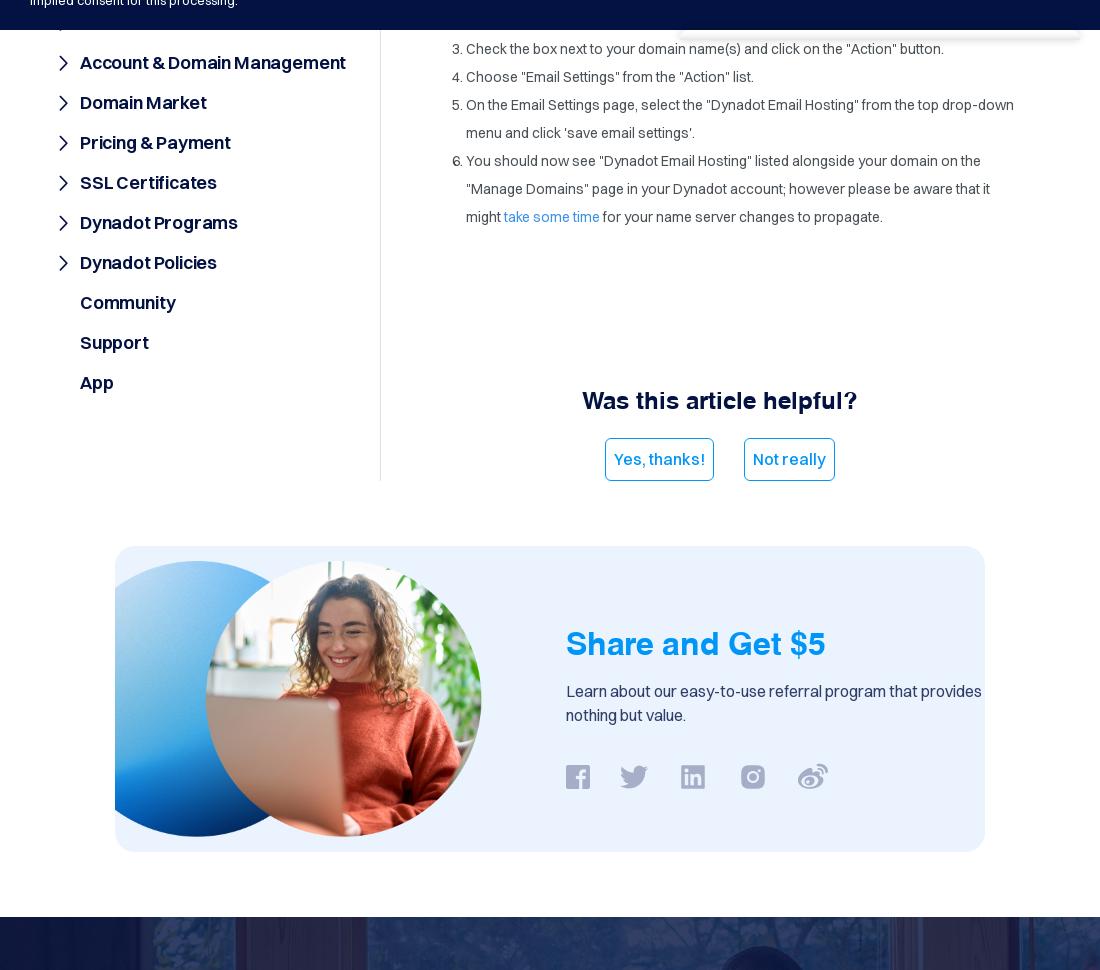 The height and width of the screenshot is (970, 1100). Describe the element at coordinates (761, 53) in the screenshot. I see `'Chat Online'` at that location.